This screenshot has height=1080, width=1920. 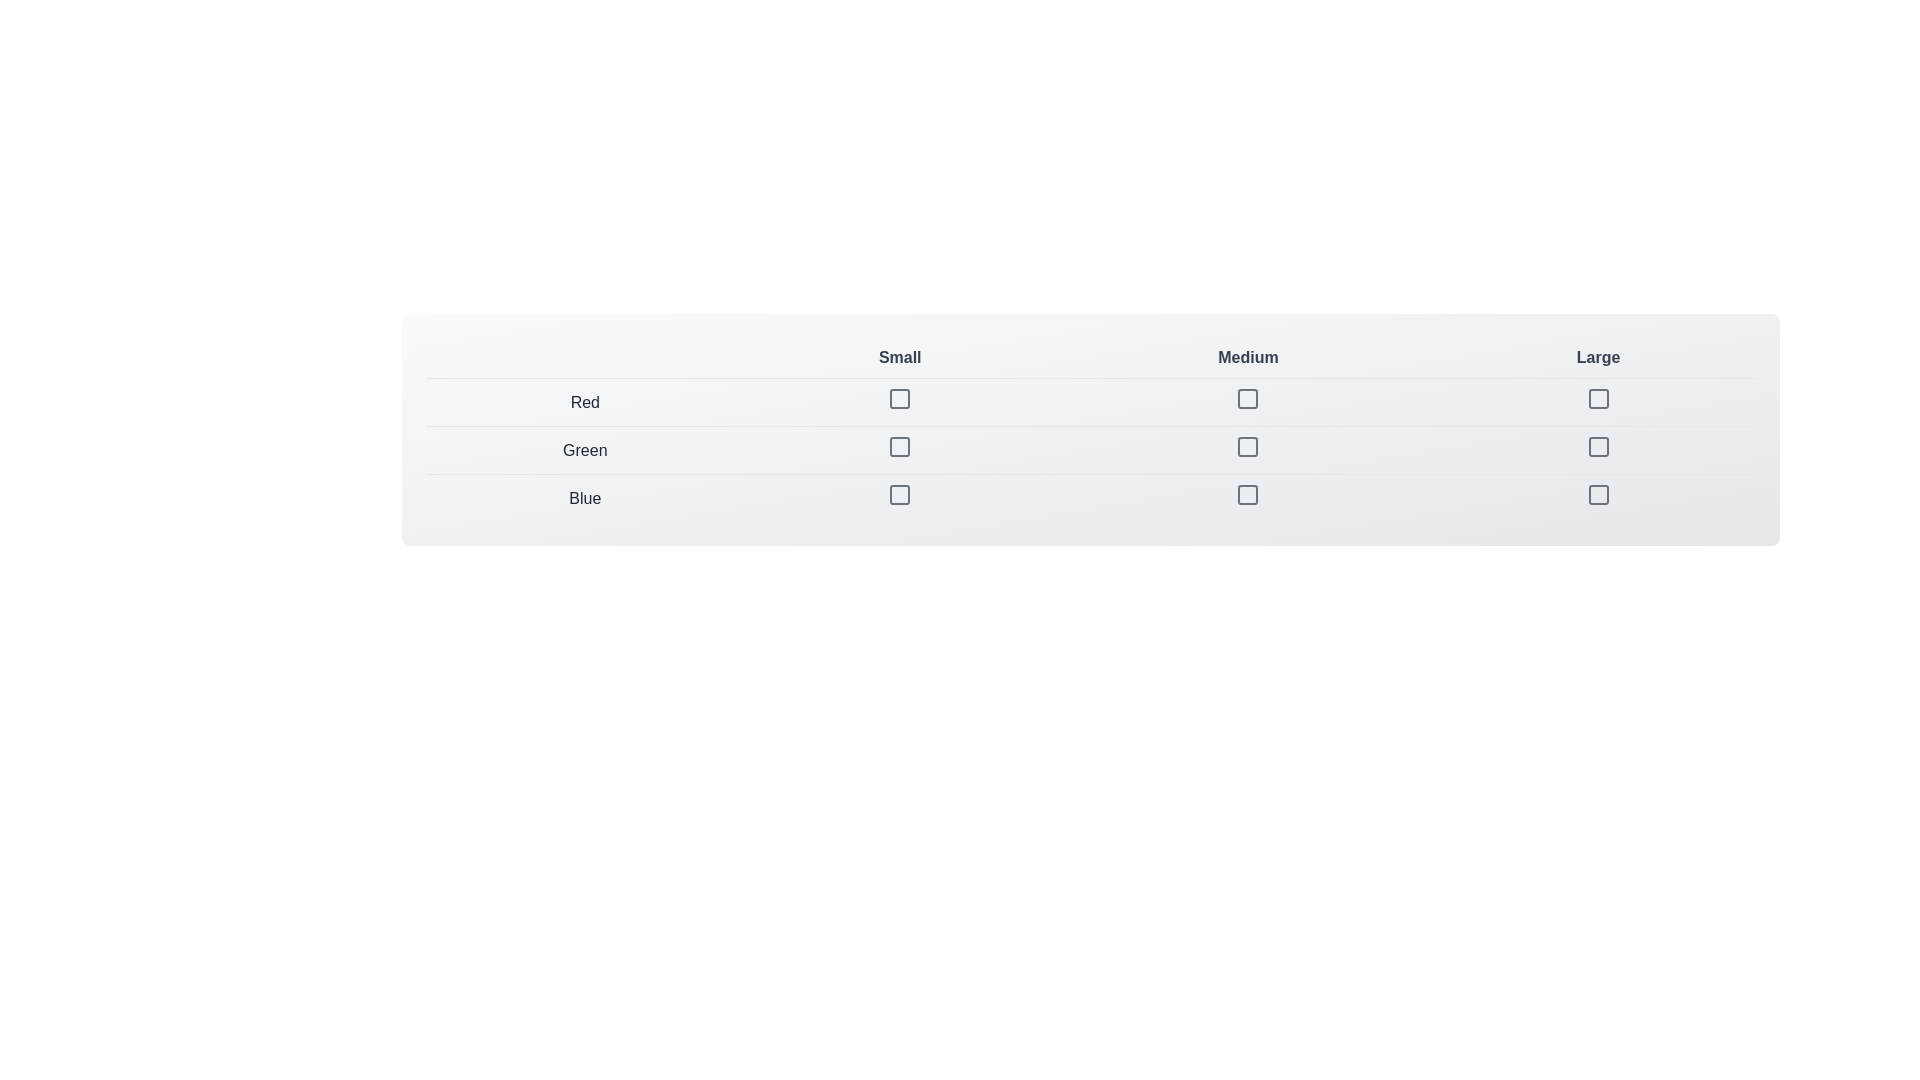 I want to click on the checkbox located at the intersection of the 'Red' row and 'Small' column, so click(x=899, y=398).